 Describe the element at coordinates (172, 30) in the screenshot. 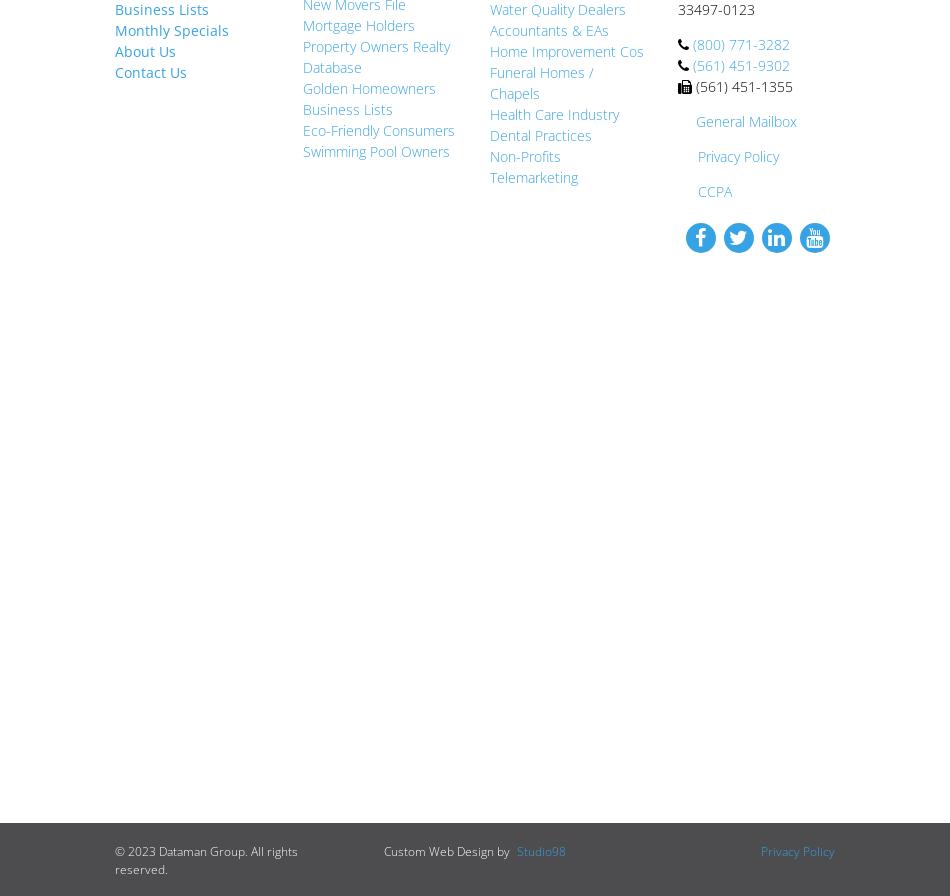

I see `'Monthly Specials'` at that location.